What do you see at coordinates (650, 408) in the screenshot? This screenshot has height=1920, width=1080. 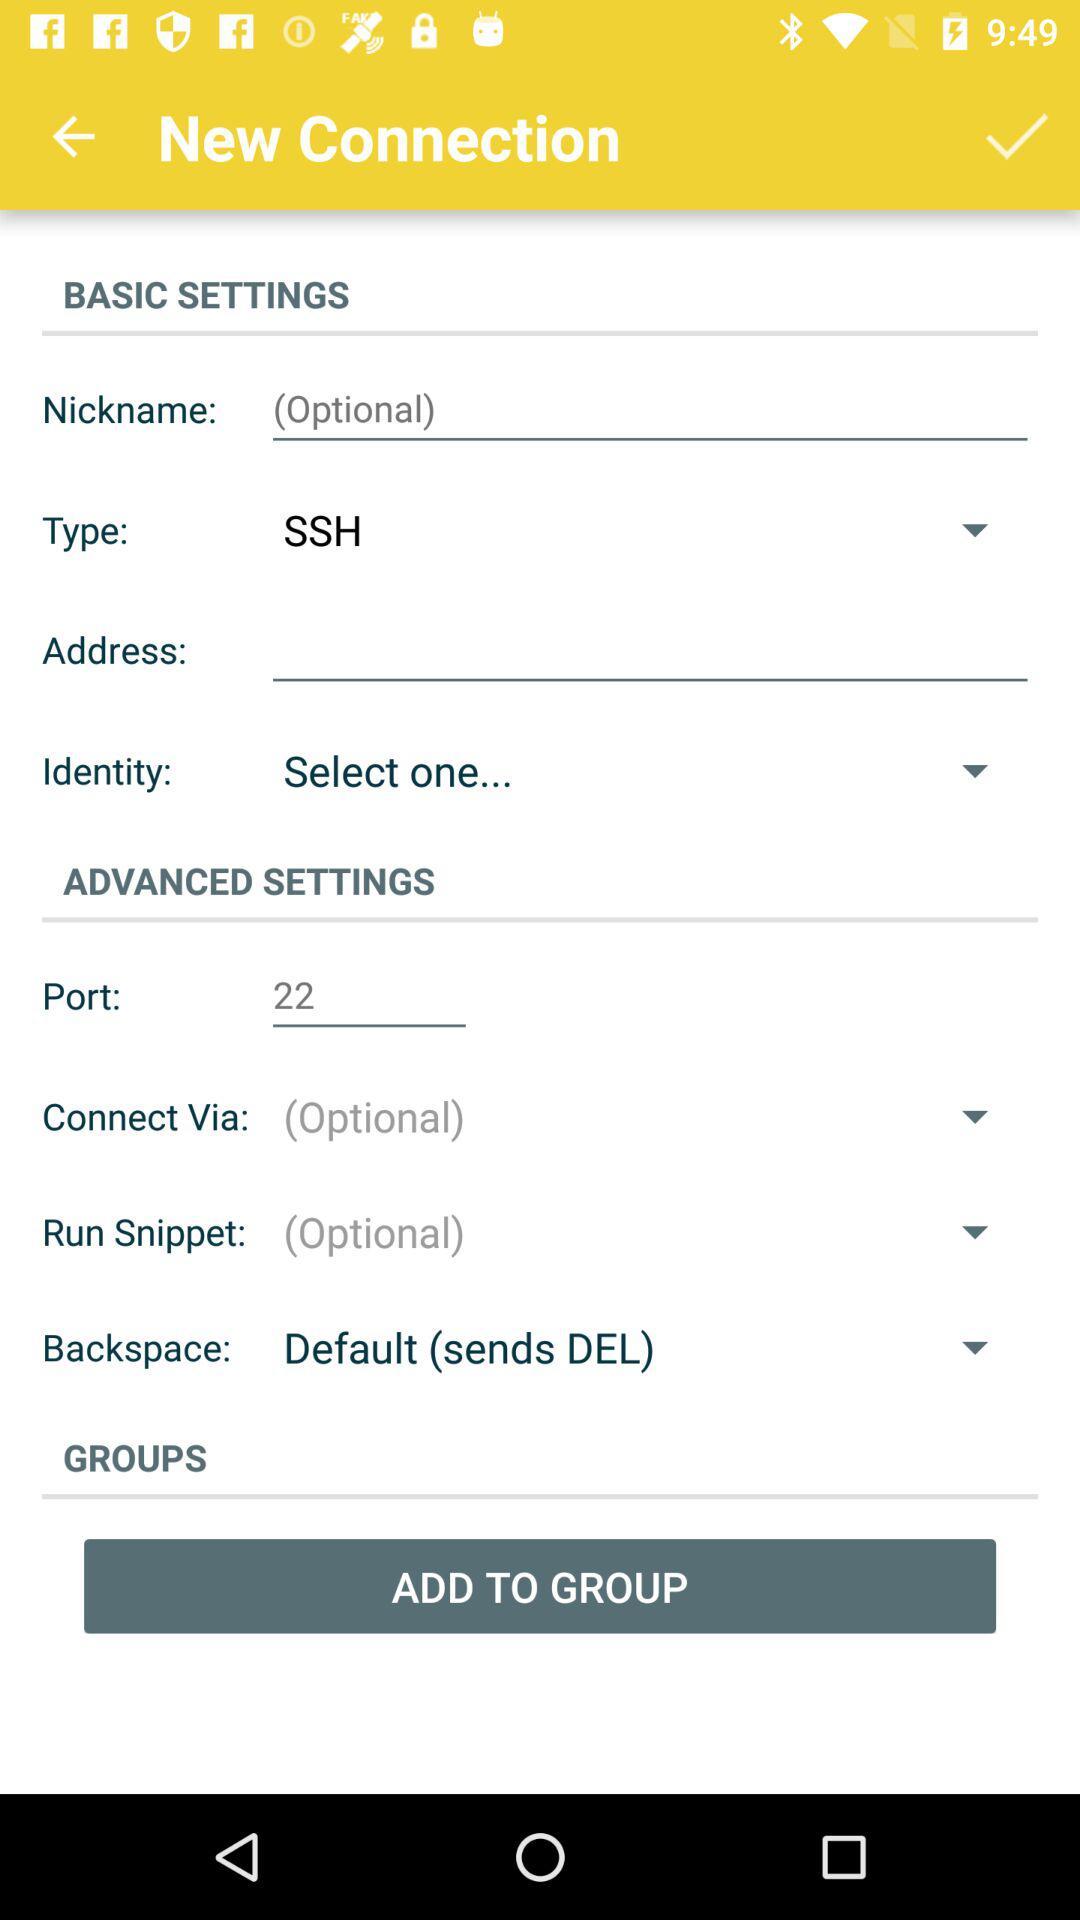 I see `optional nickname` at bounding box center [650, 408].